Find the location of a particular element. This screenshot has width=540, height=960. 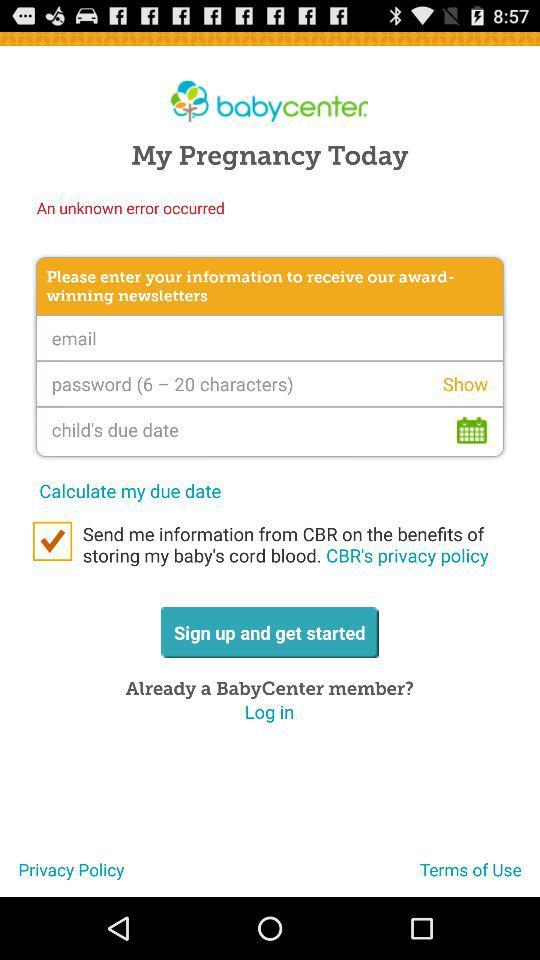

item below the calculate my due app is located at coordinates (52, 541).